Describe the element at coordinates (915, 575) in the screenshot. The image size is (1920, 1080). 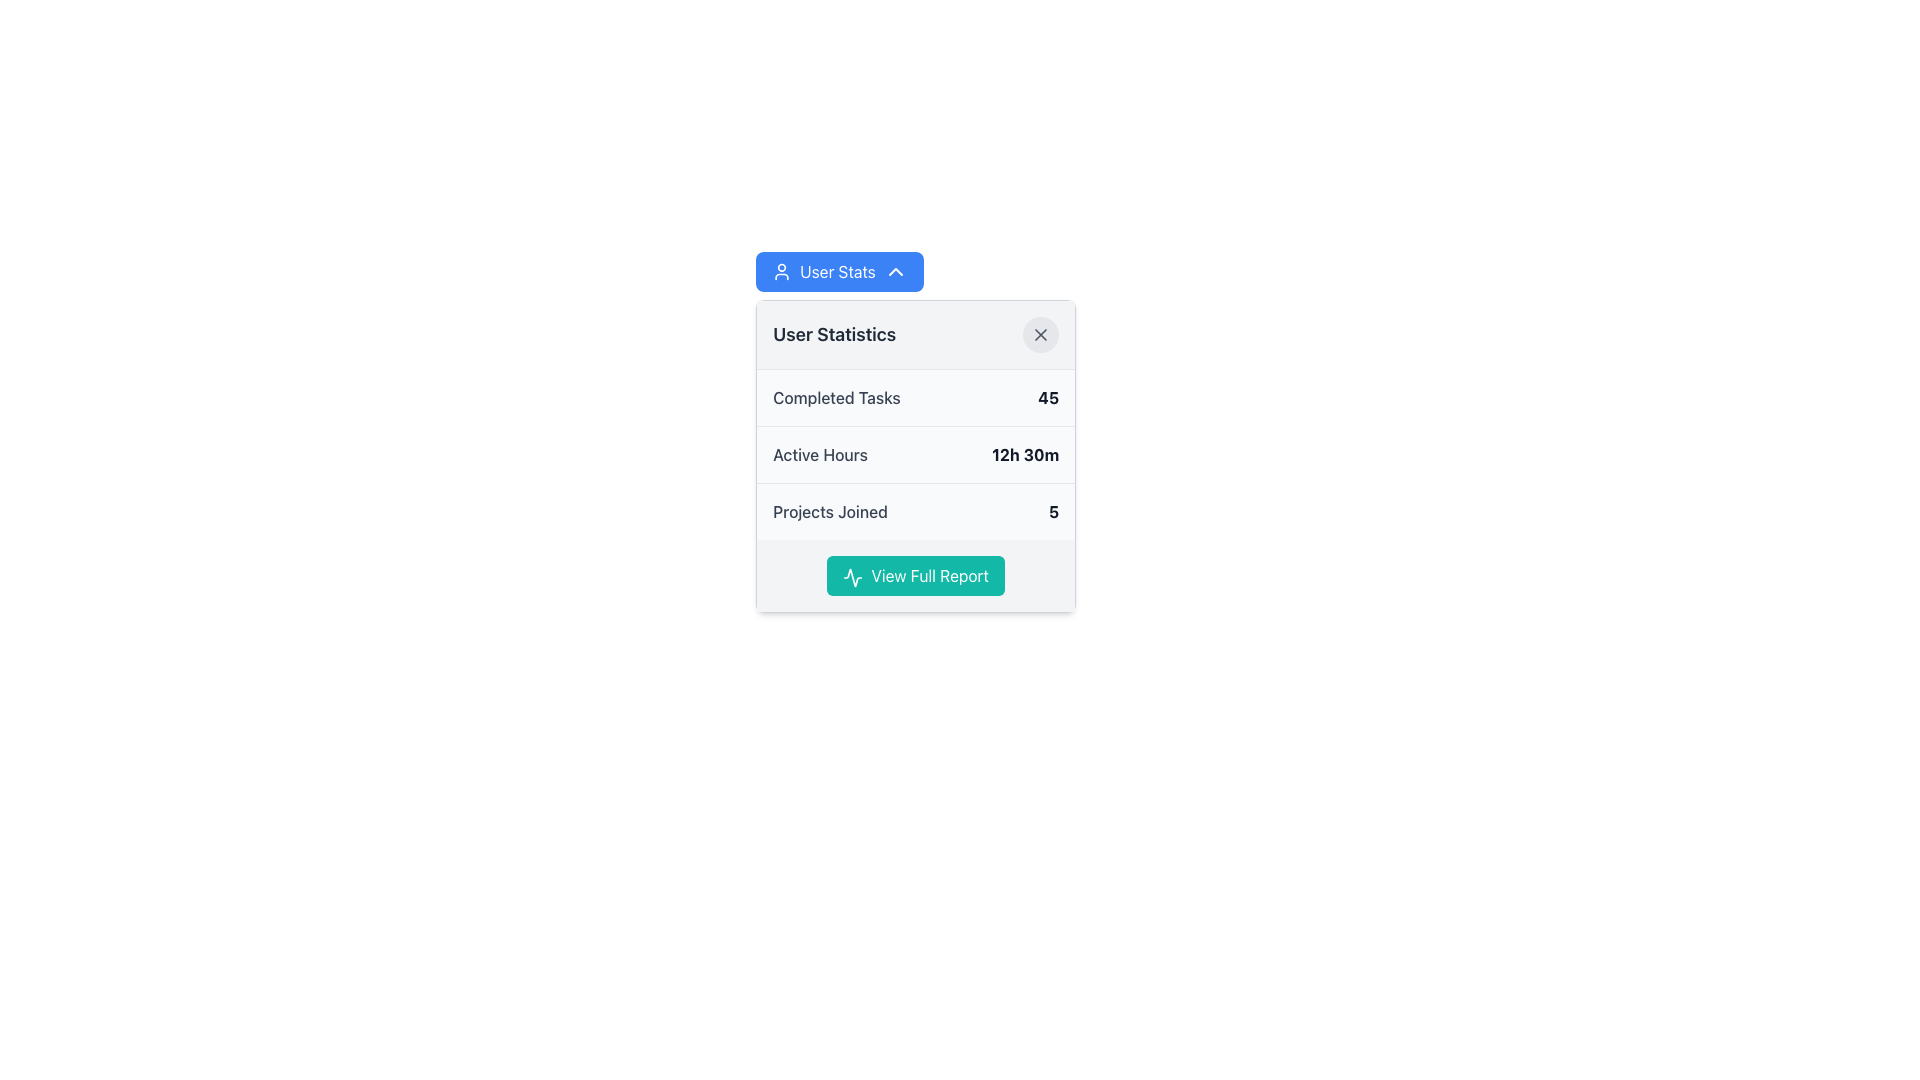
I see `the 'View Full Report' button with a teal background and rounded corners located at the bottom center of the 'User Statistics' card` at that location.